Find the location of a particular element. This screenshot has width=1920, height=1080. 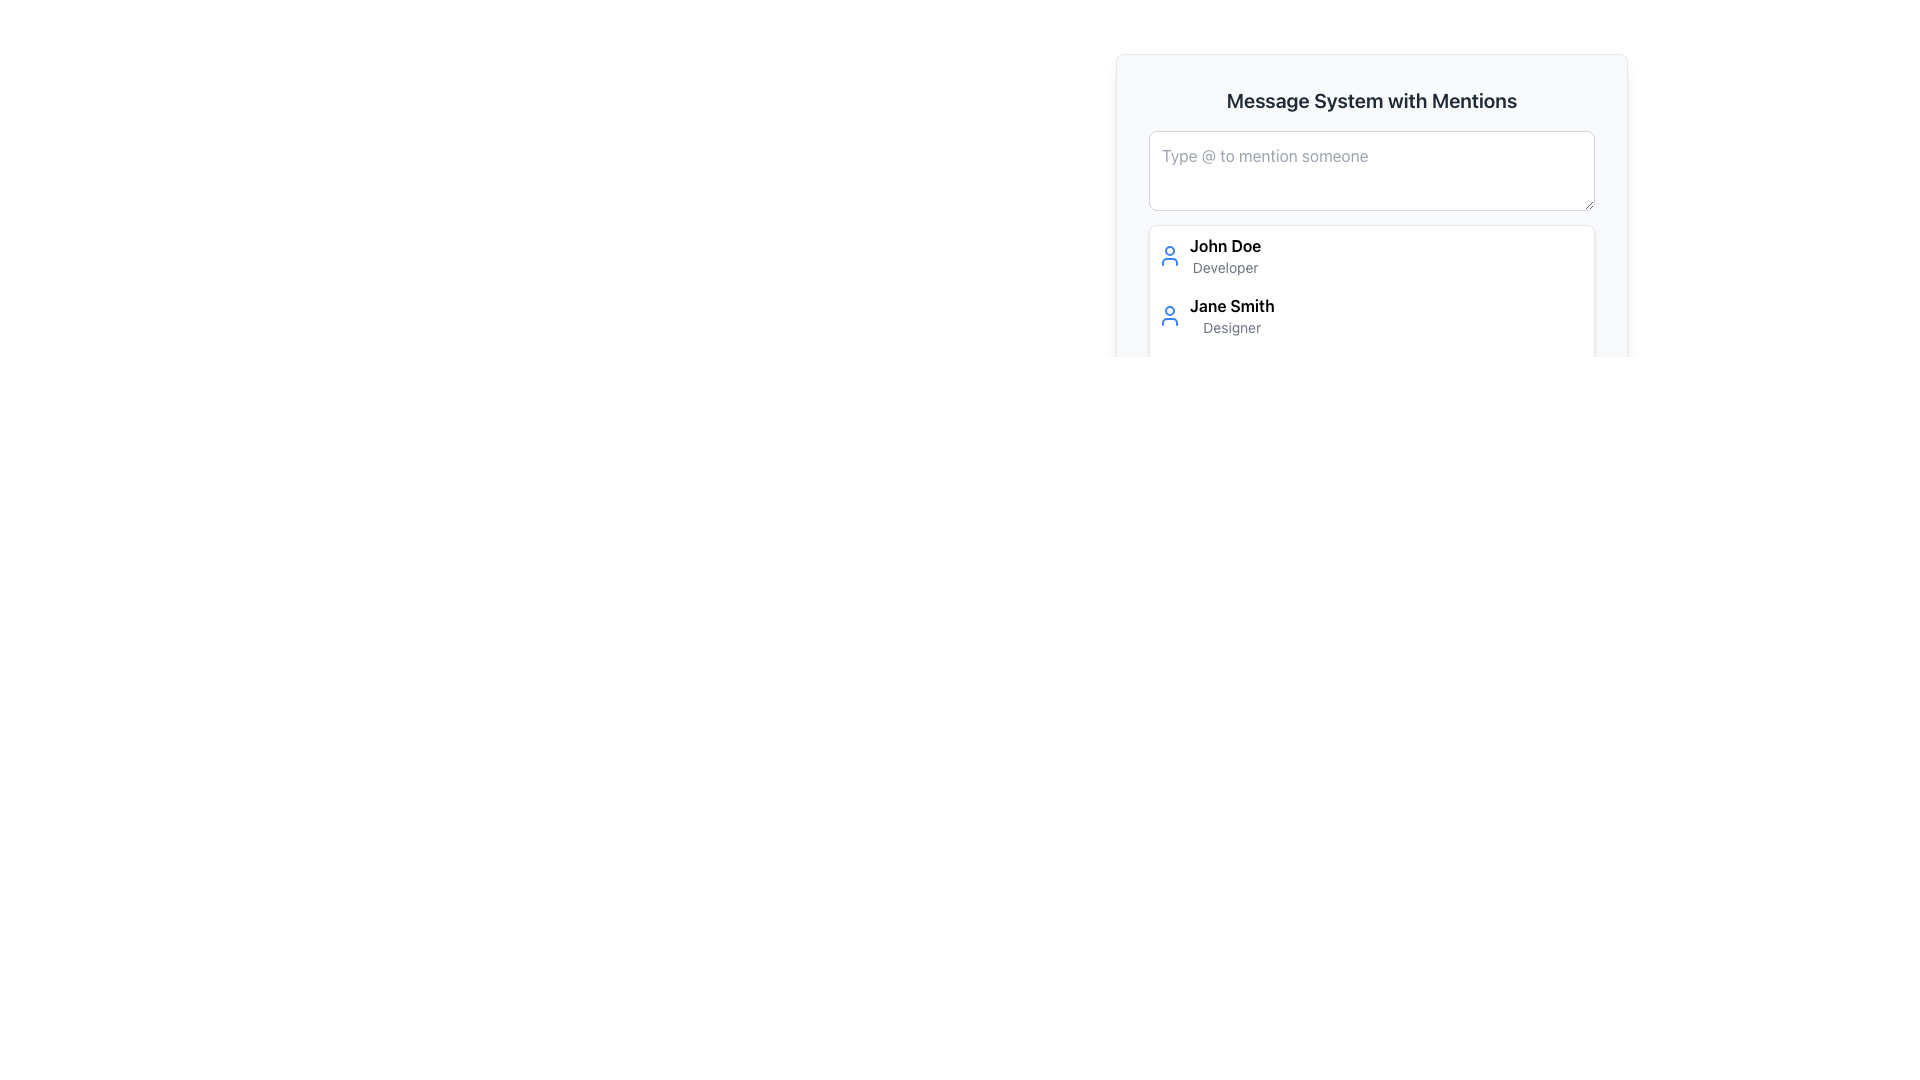

the 'Developer' label which is styled with a small gray font and located directly beneath the 'John Doe' text in the user information section is located at coordinates (1224, 266).